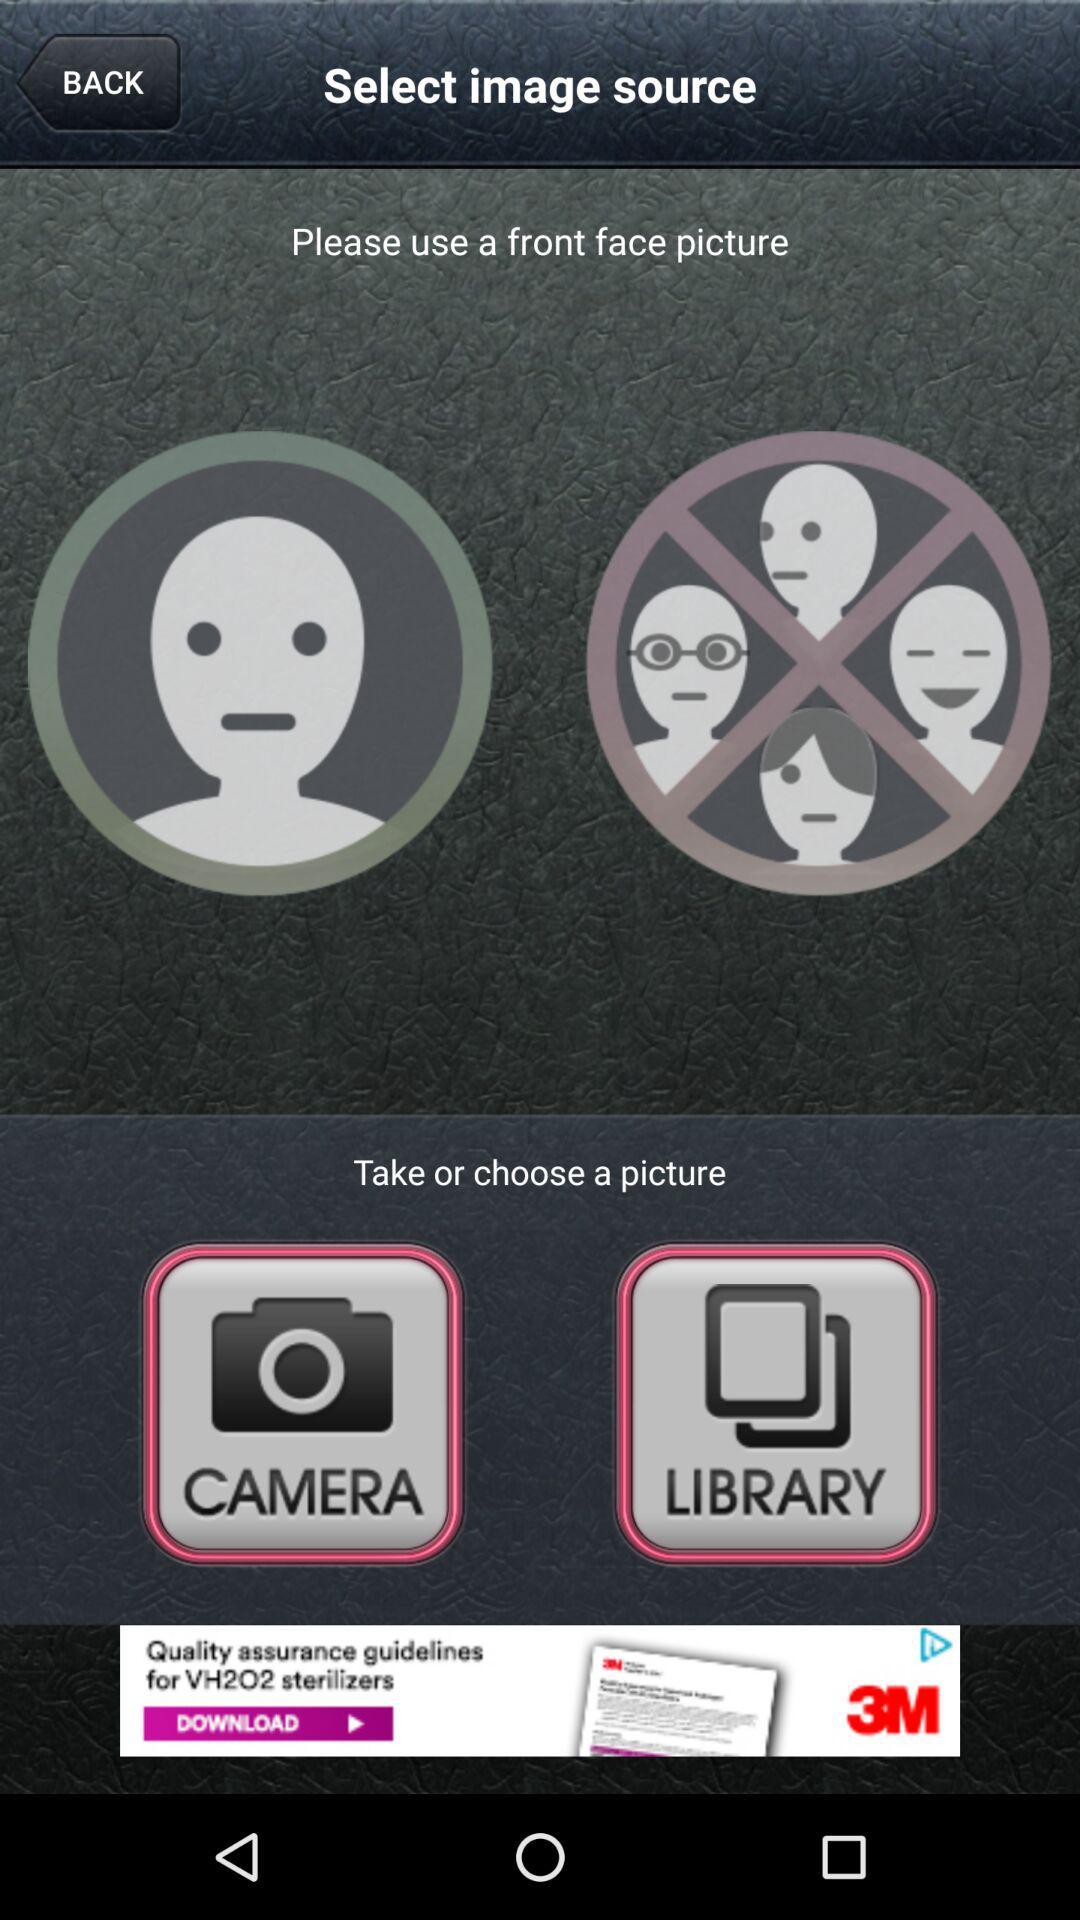 The image size is (1080, 1920). What do you see at coordinates (775, 1401) in the screenshot?
I see `upload a pic` at bounding box center [775, 1401].